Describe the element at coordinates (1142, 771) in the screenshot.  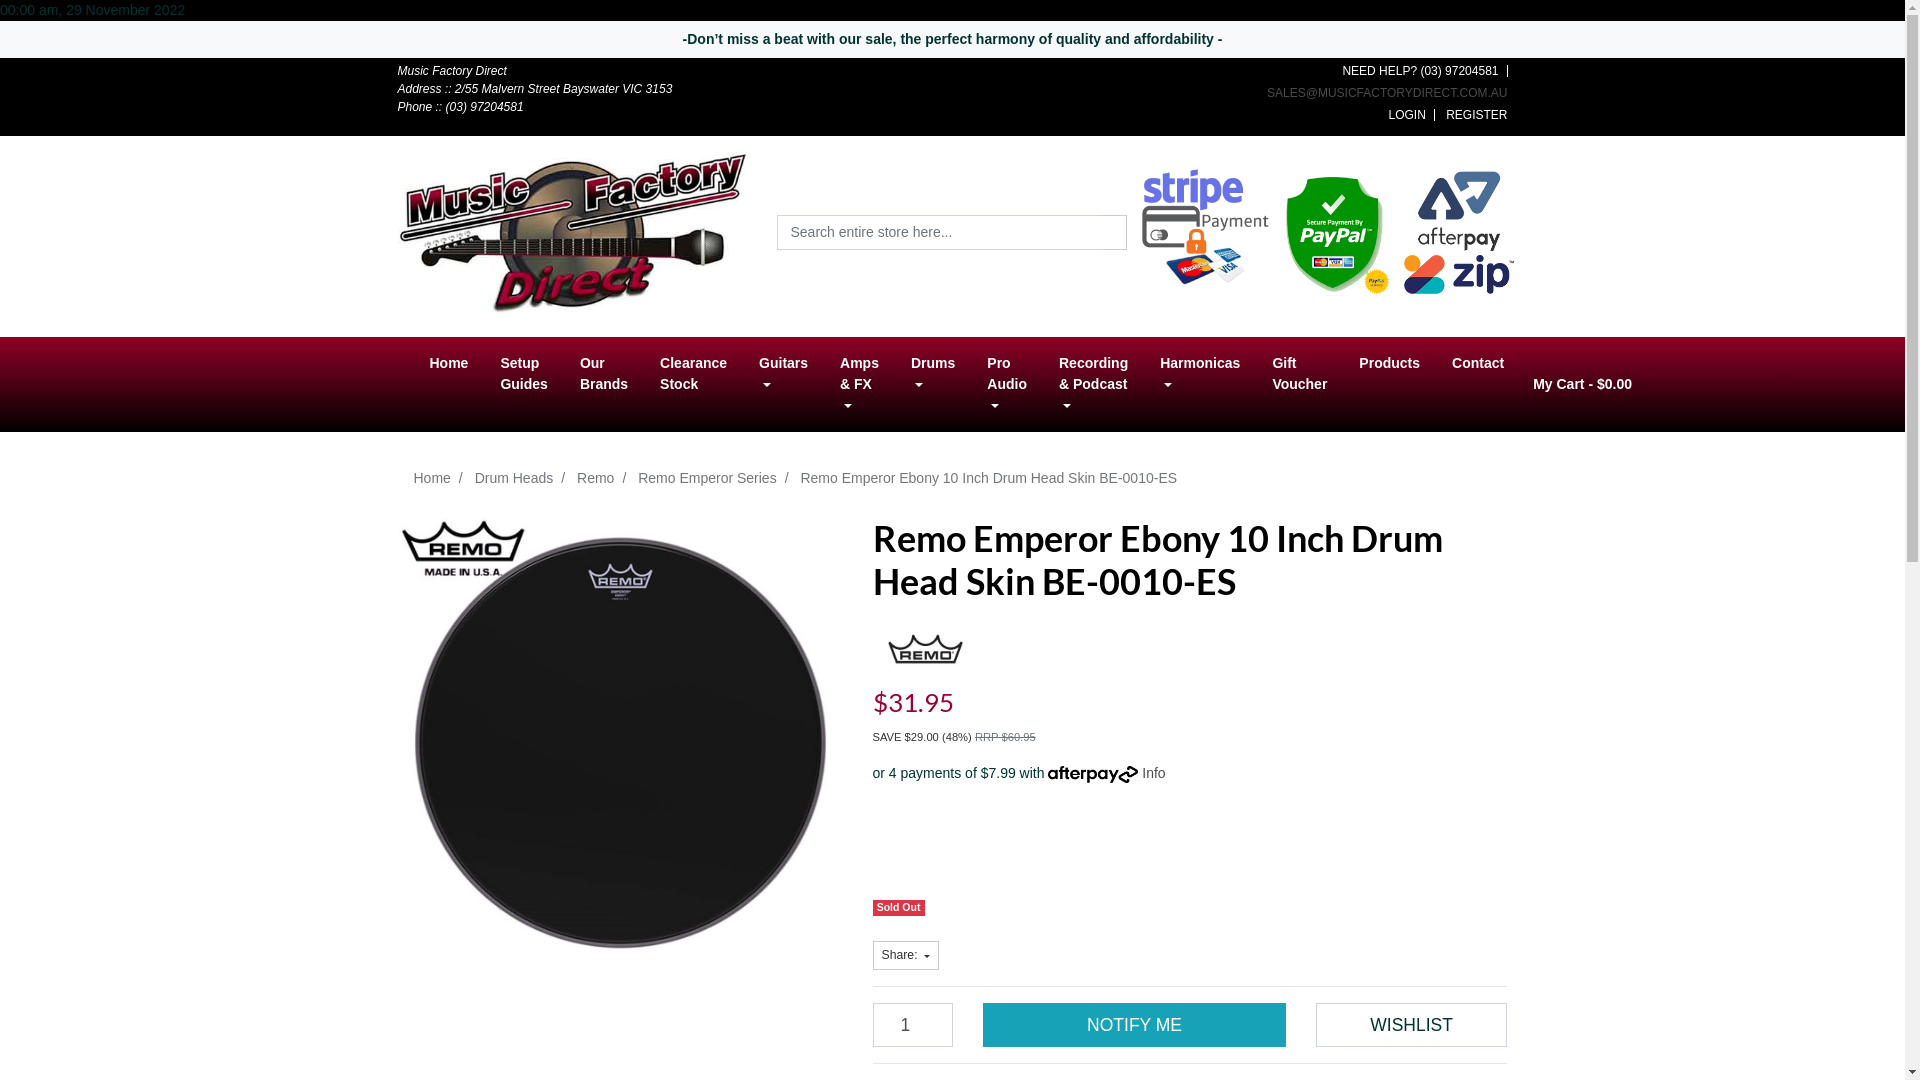
I see `'Info'` at that location.